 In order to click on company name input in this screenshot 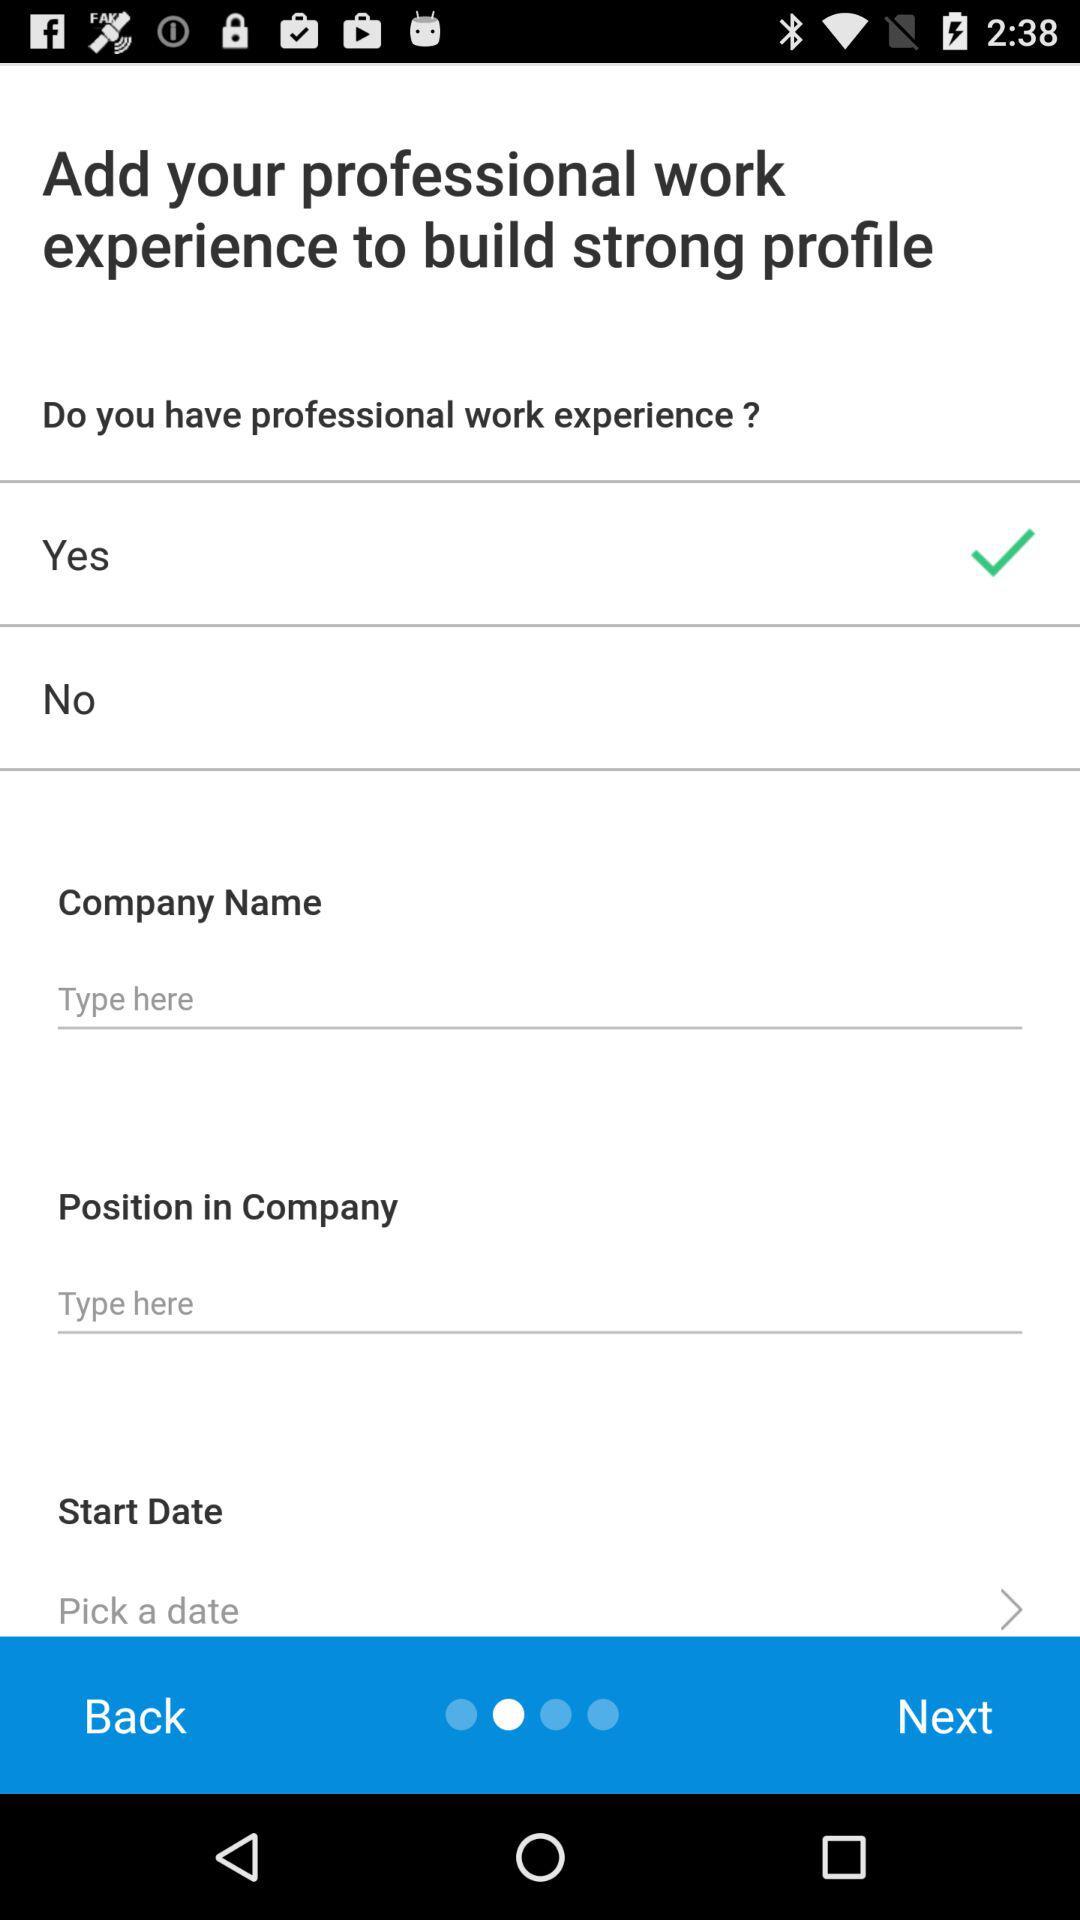, I will do `click(540, 998)`.